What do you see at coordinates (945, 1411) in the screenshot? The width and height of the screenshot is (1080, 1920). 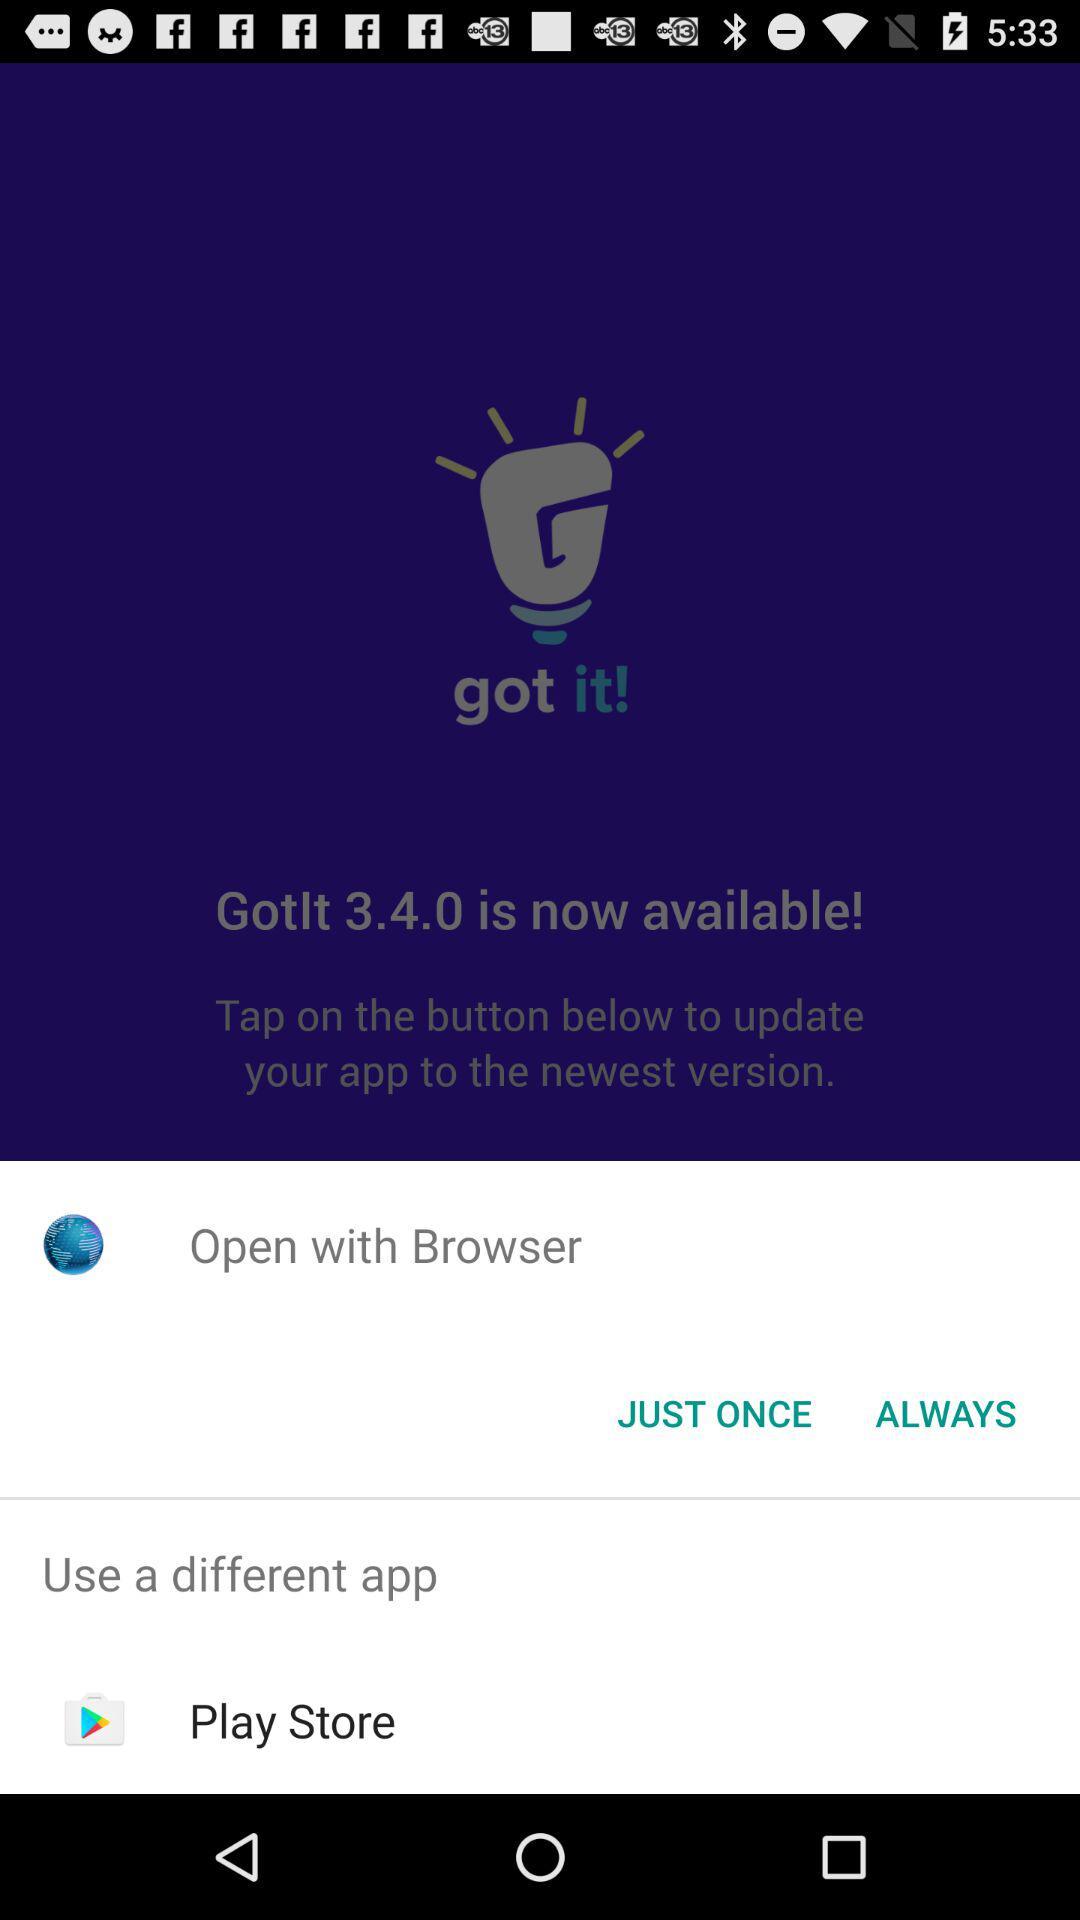 I see `the item to the right of the just once button` at bounding box center [945, 1411].